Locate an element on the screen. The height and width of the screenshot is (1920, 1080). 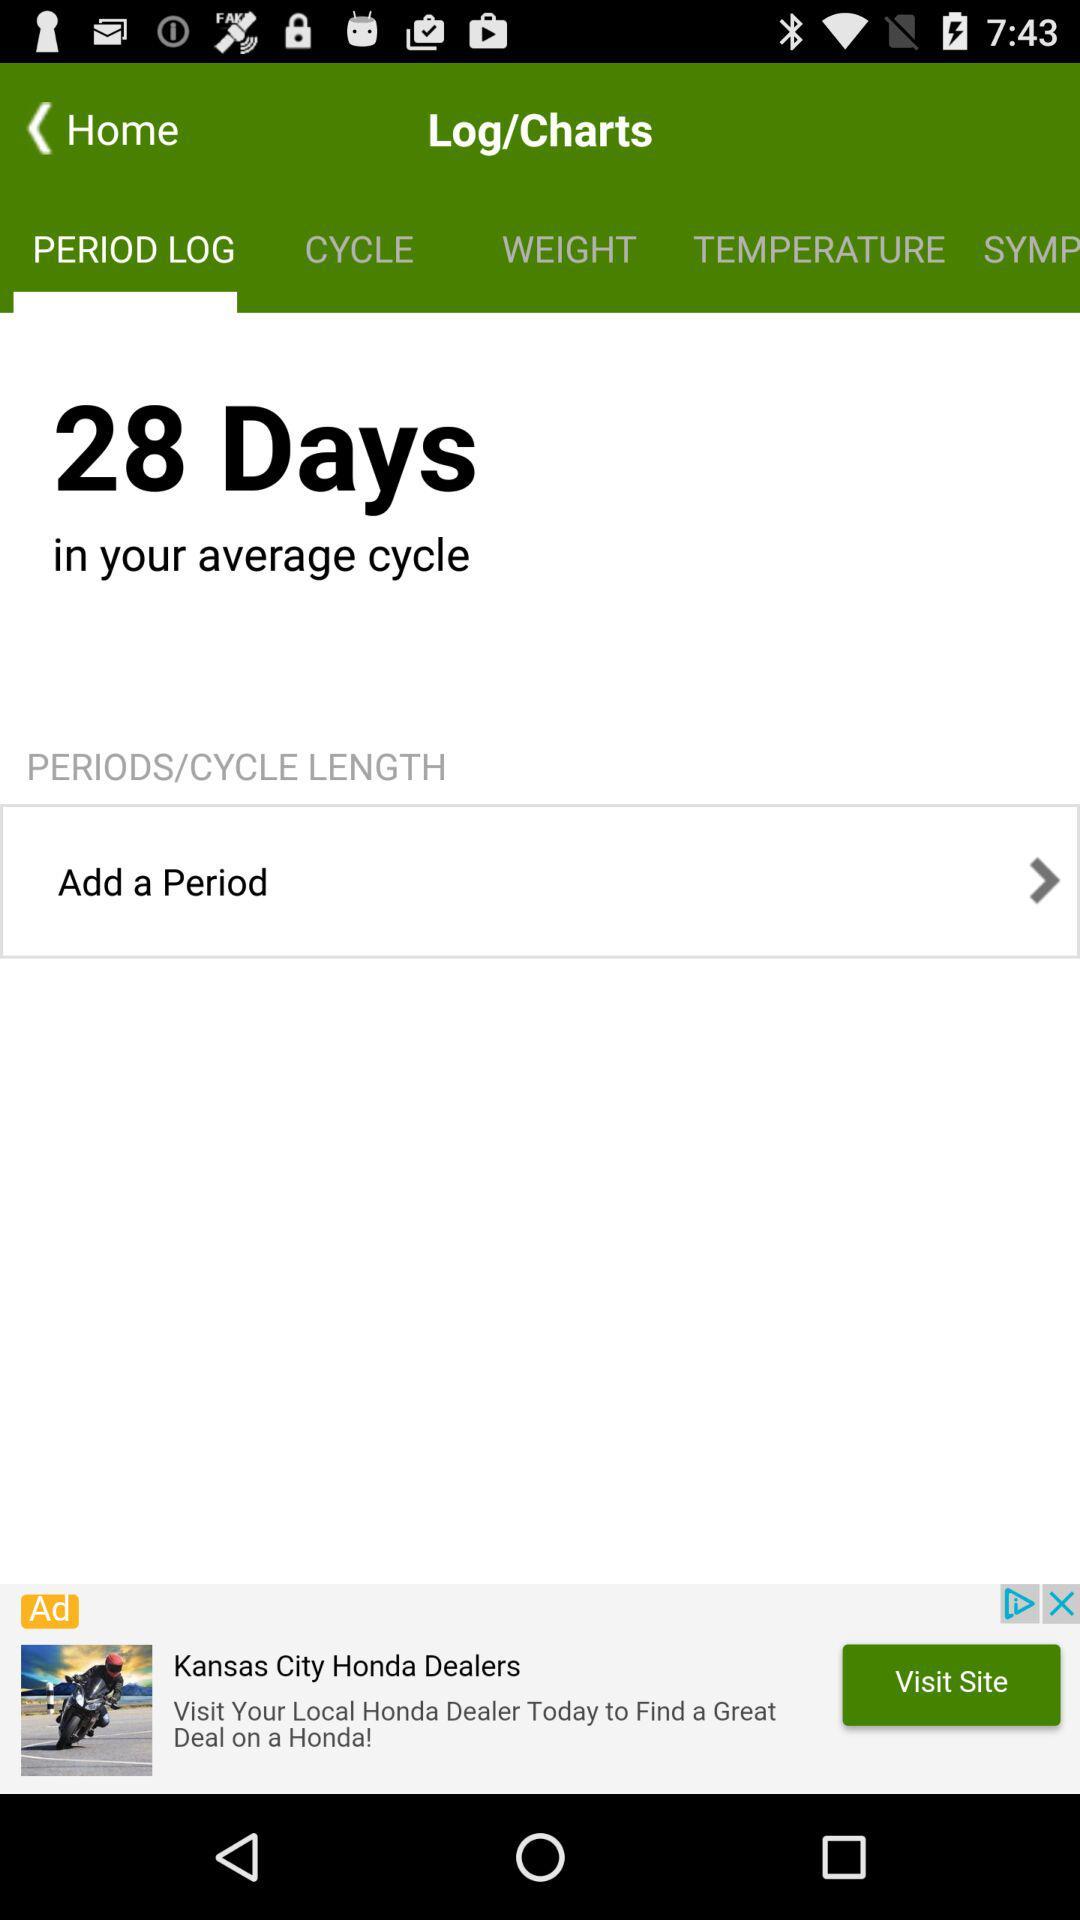
advertisement area is located at coordinates (540, 1688).